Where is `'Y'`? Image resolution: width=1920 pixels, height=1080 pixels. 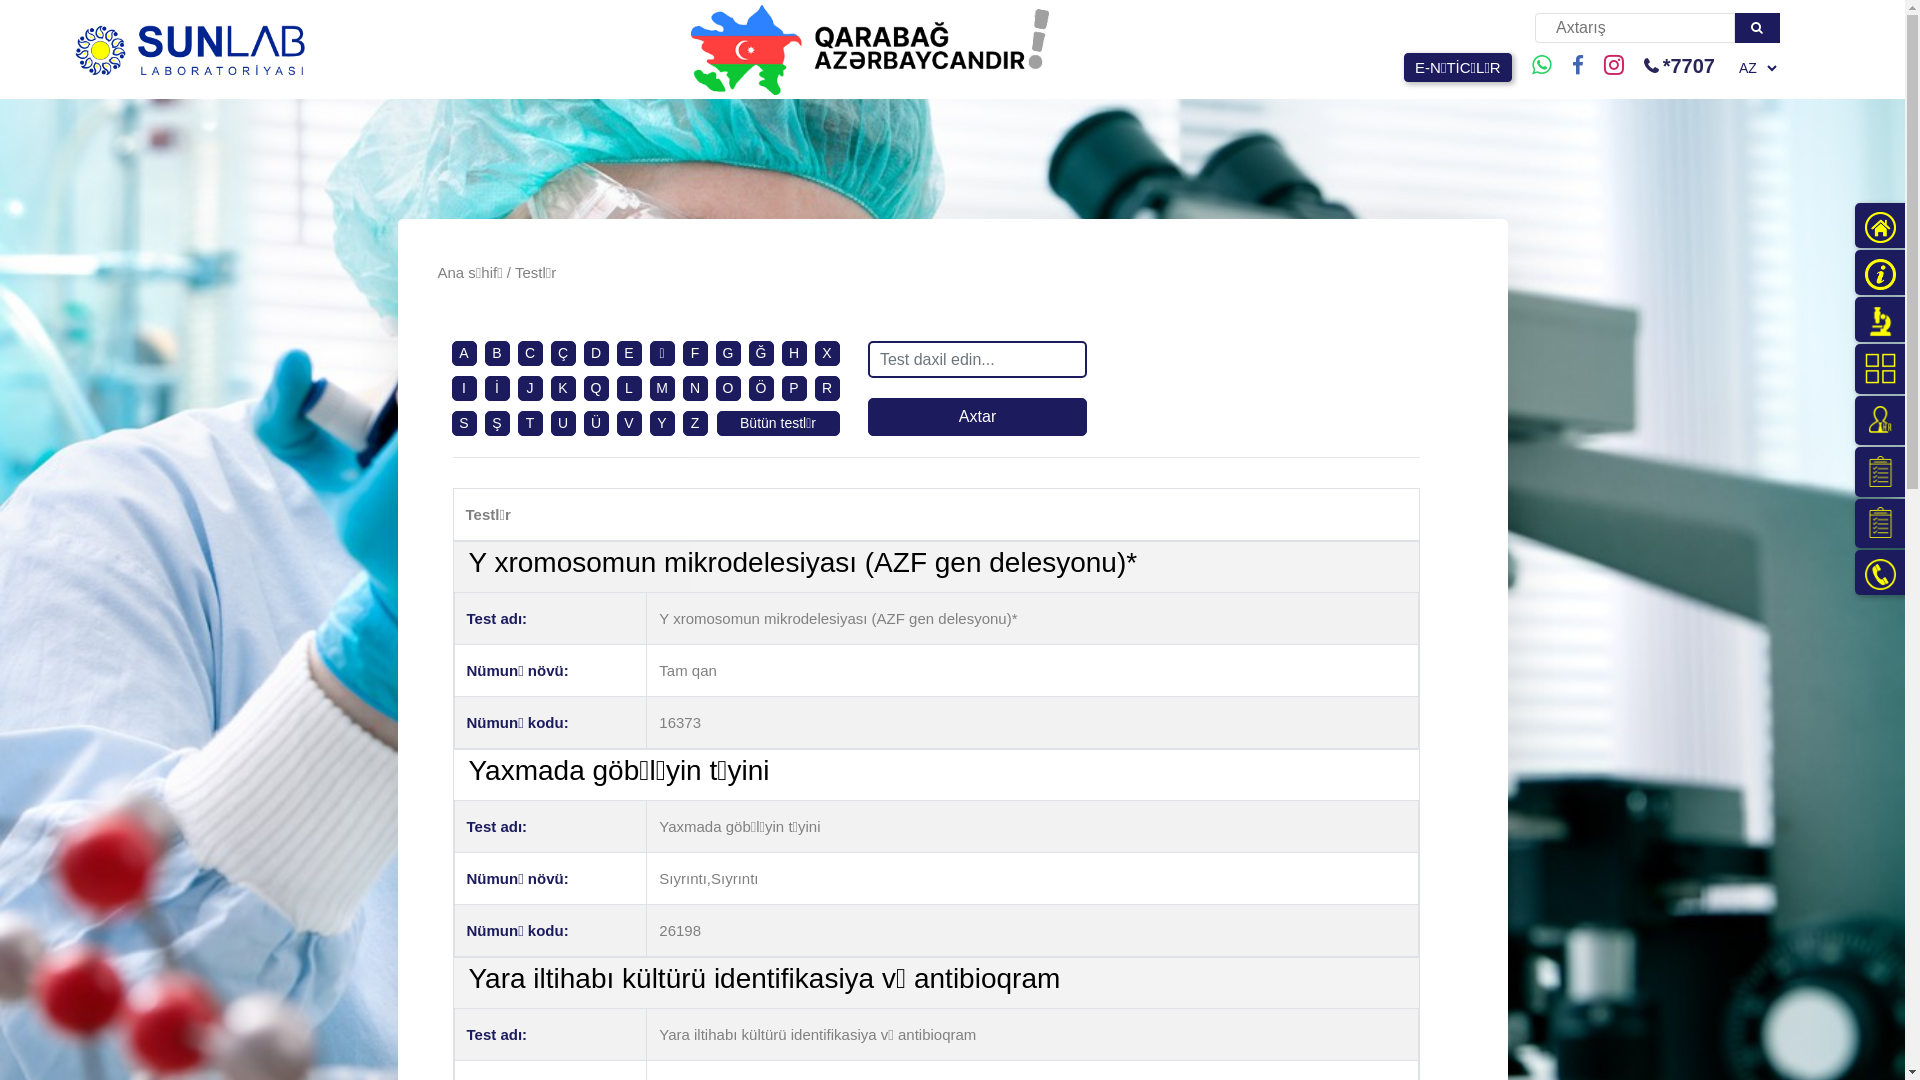
'Y' is located at coordinates (657, 422).